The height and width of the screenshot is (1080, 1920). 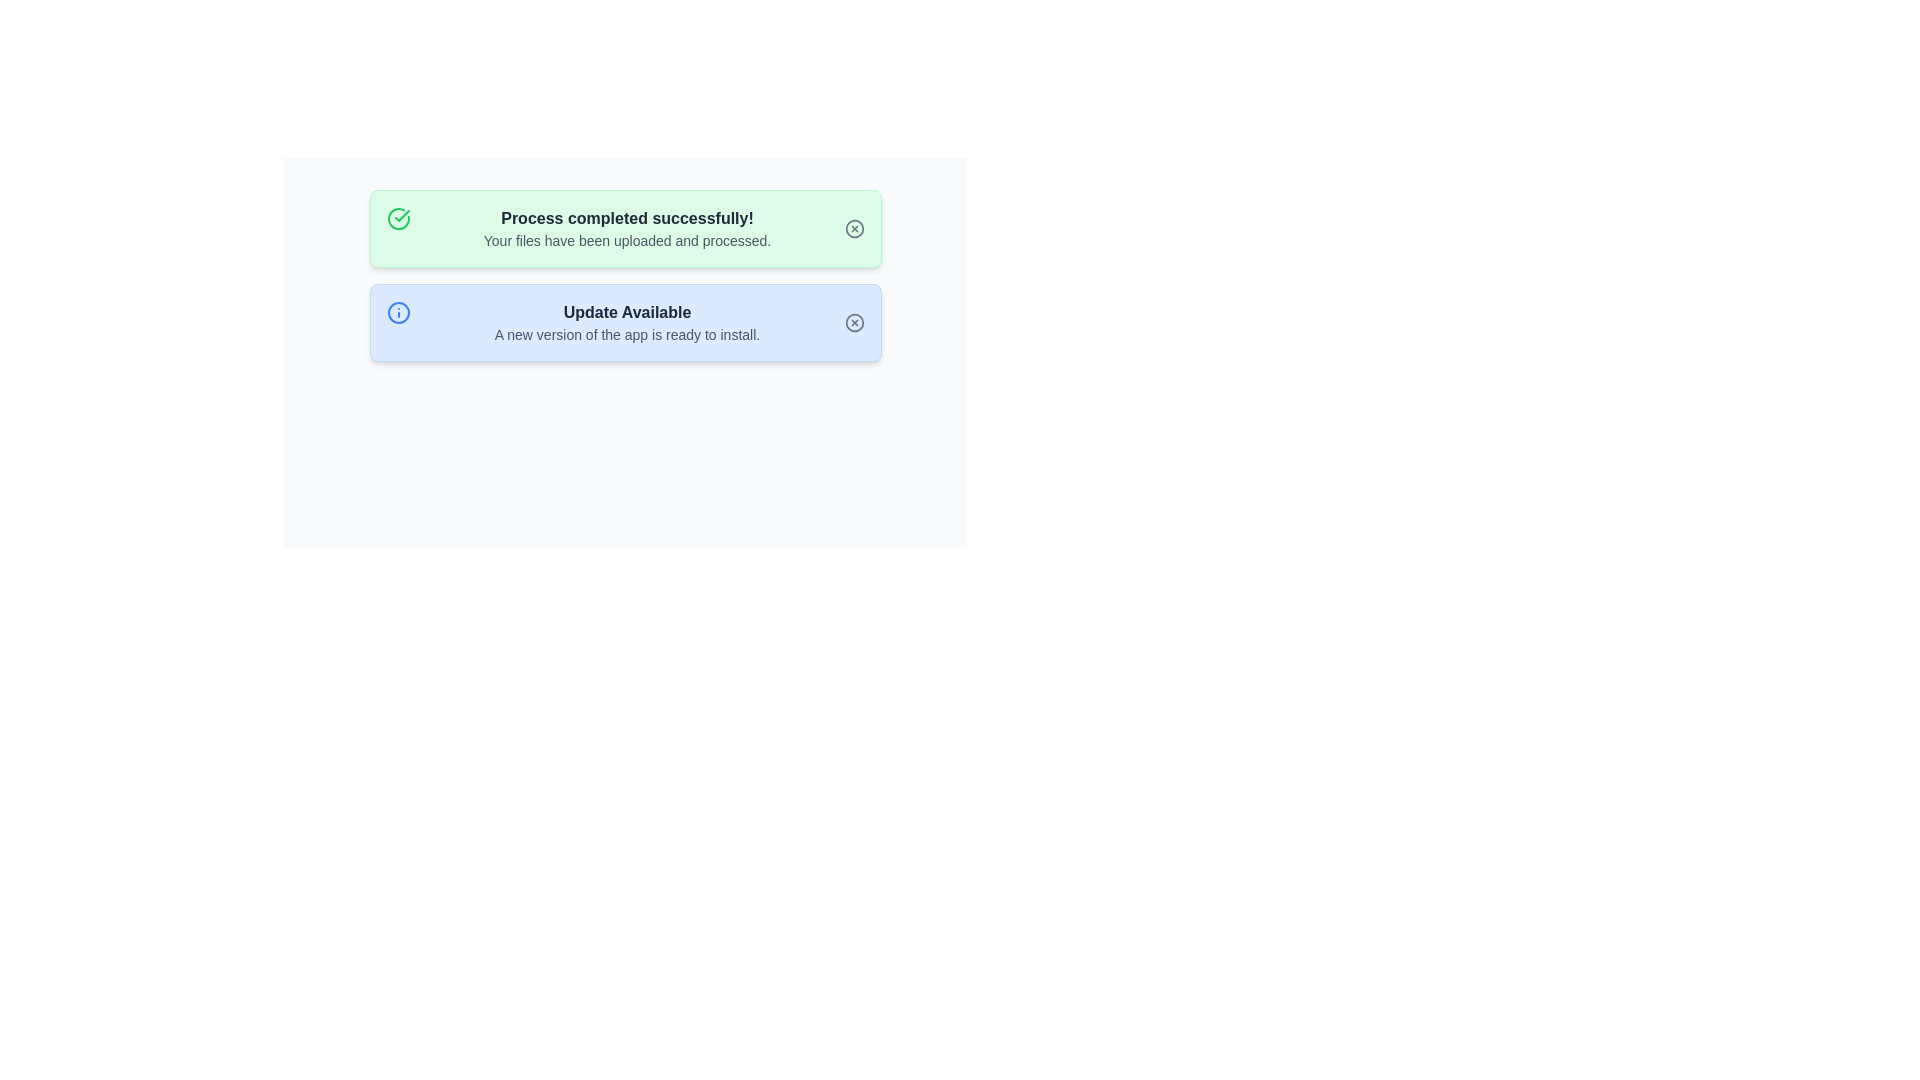 What do you see at coordinates (398, 219) in the screenshot?
I see `the success notification icon located at the top left area of the success notification box, adjacent to the text 'Process completed successfully!'` at bounding box center [398, 219].